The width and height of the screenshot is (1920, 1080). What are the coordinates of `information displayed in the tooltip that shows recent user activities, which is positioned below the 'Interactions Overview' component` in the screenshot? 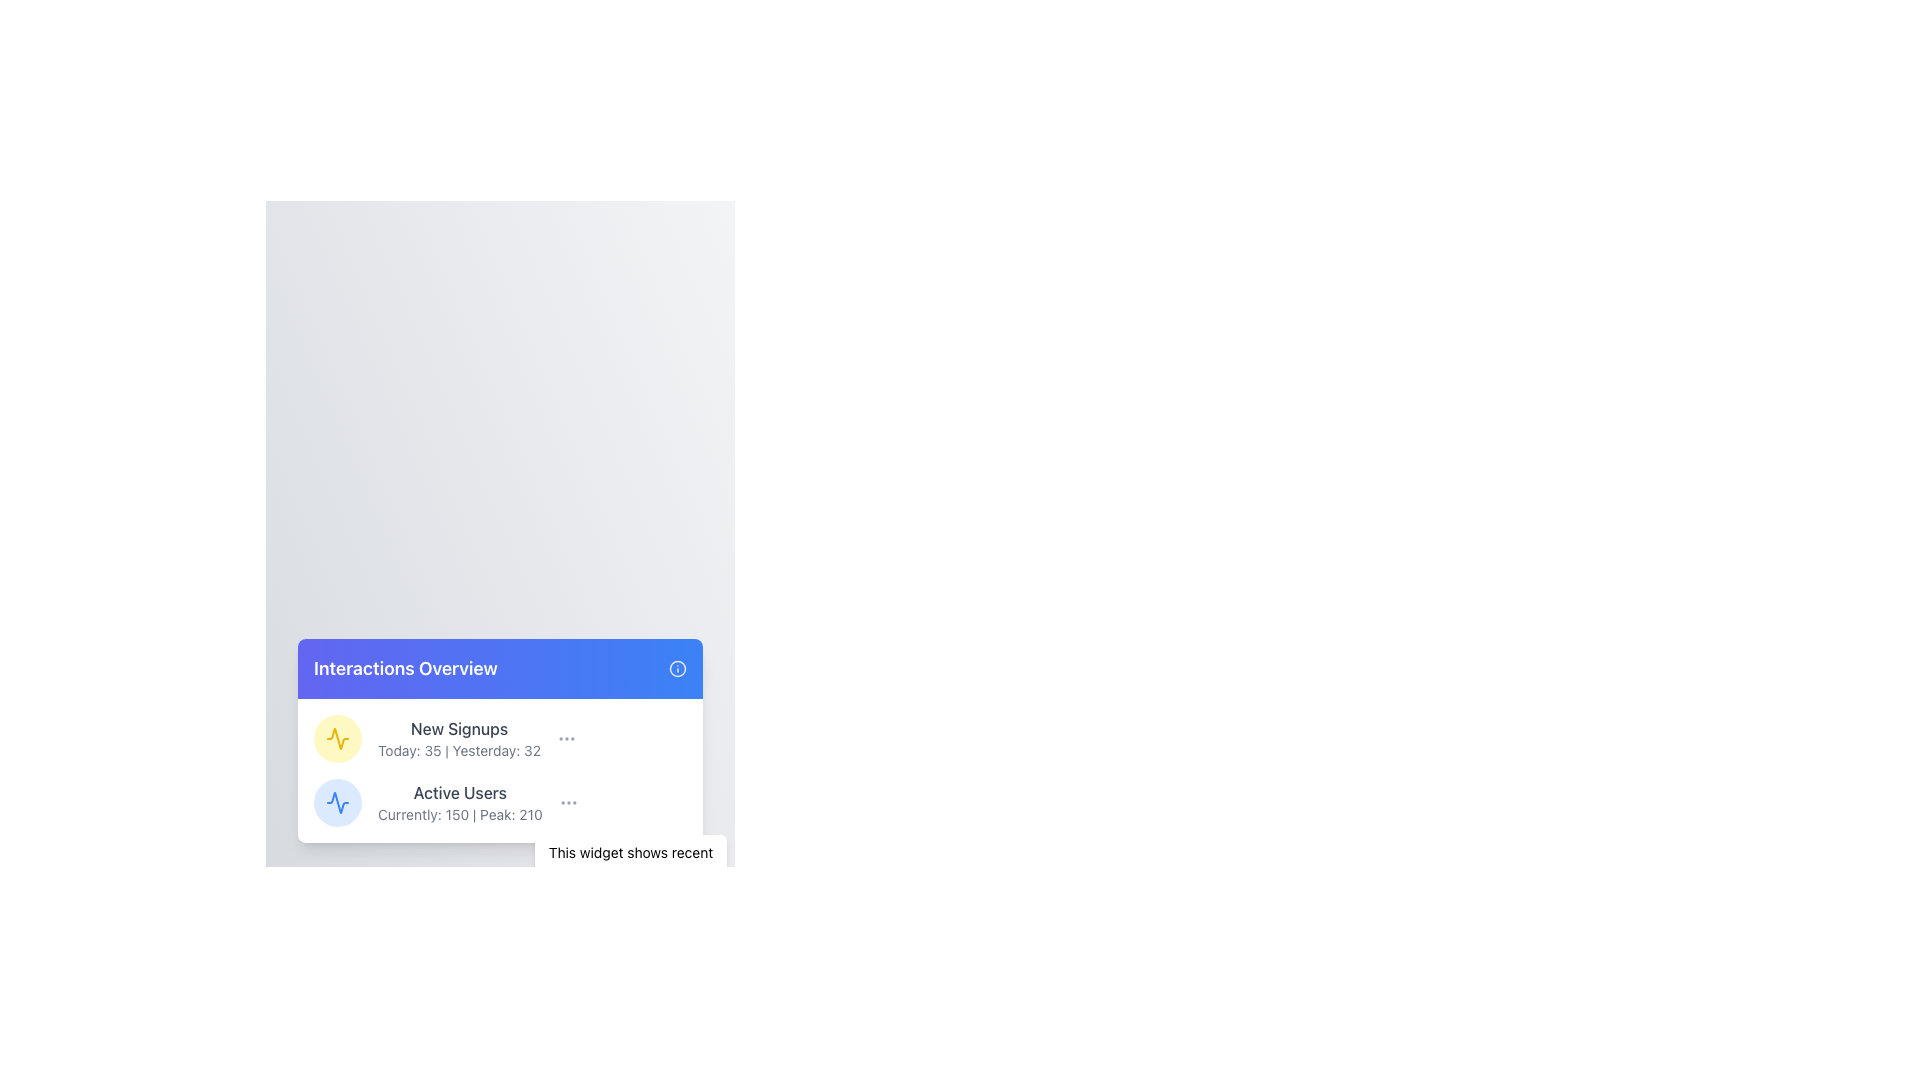 It's located at (629, 862).